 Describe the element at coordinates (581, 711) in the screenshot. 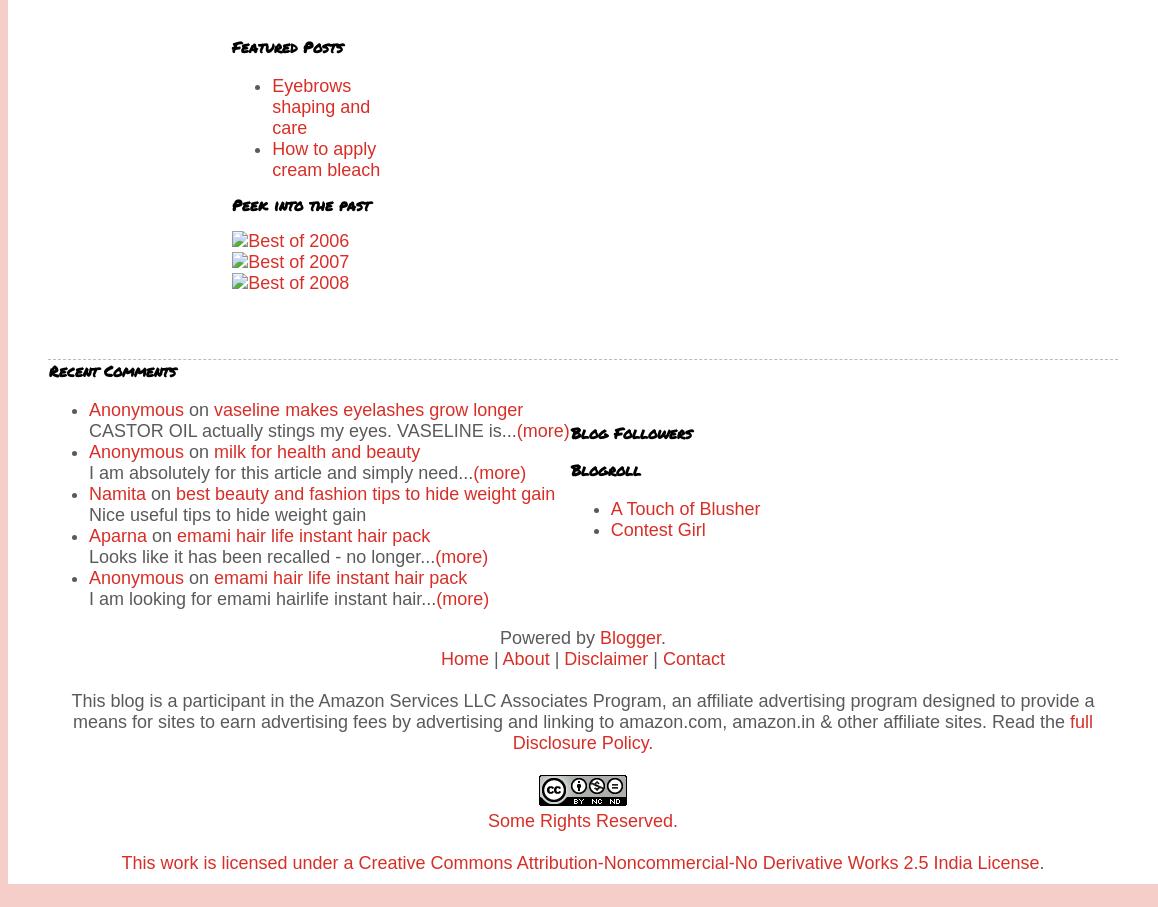

I see `'This blog is a participant in the Amazon Services LLC Associates Program, an affiliate advertising program designed to provide a means for sites to earn advertising fees by advertising and linking to amazon.com, amazon.in & other affiliate sites. Read the'` at that location.